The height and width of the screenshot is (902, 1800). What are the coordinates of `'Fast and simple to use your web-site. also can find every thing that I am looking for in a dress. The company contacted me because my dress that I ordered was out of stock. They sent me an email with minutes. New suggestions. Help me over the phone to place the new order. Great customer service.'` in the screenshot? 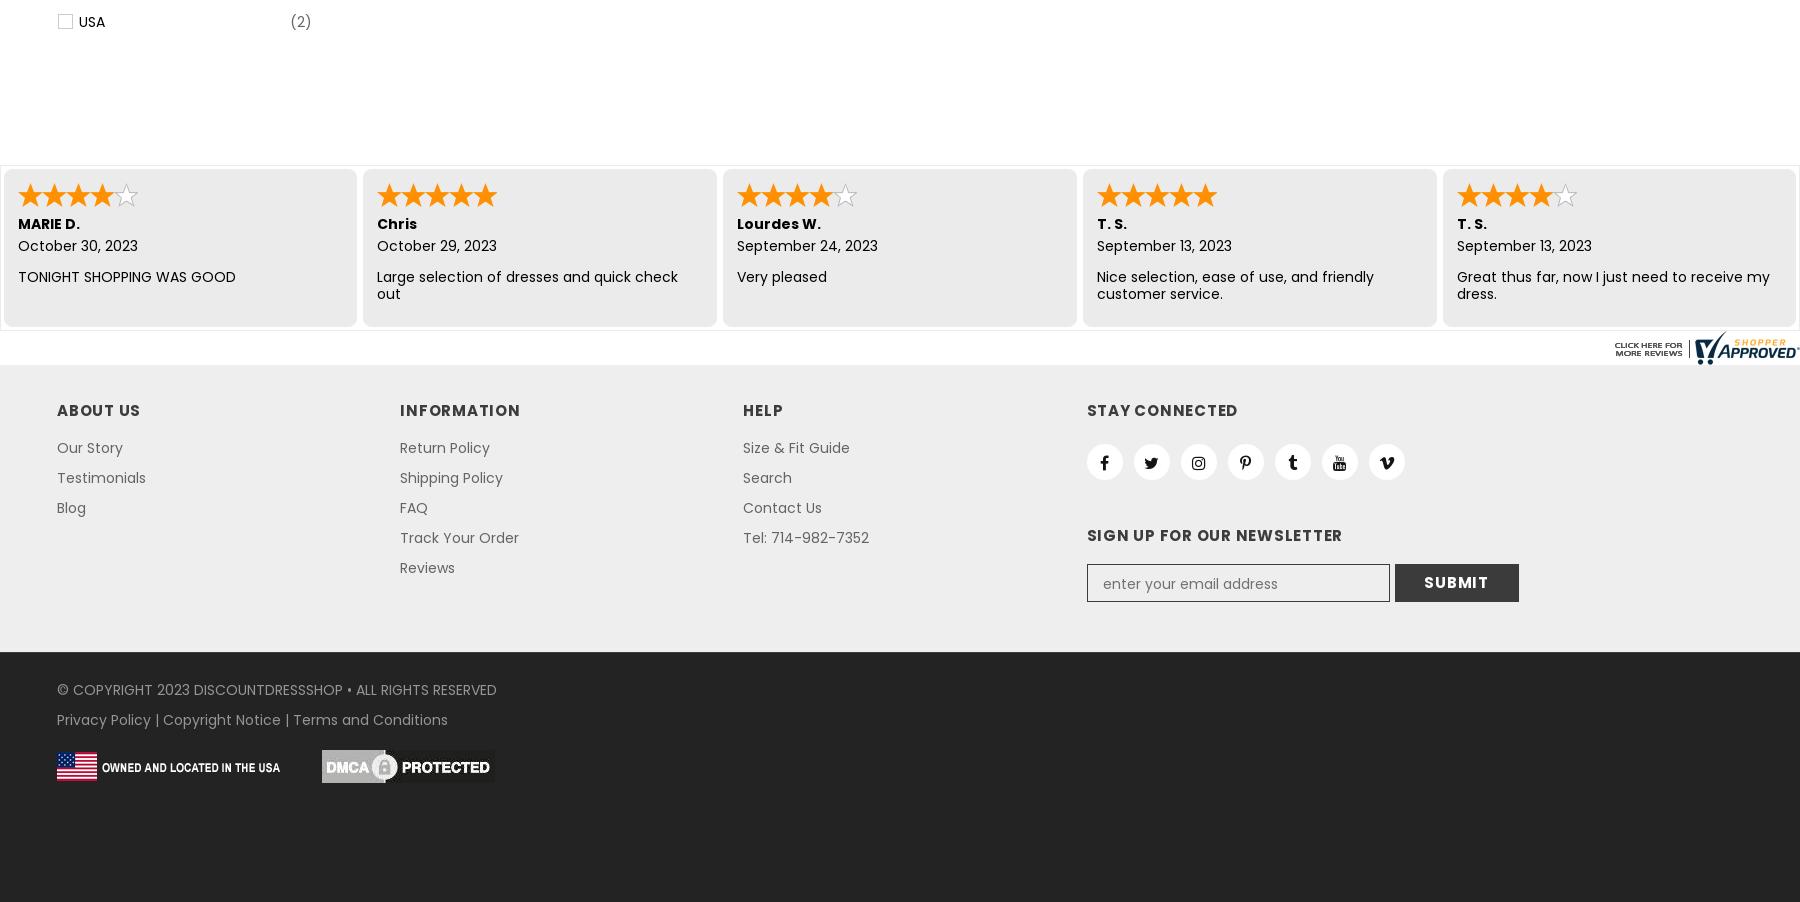 It's located at (1258, 326).